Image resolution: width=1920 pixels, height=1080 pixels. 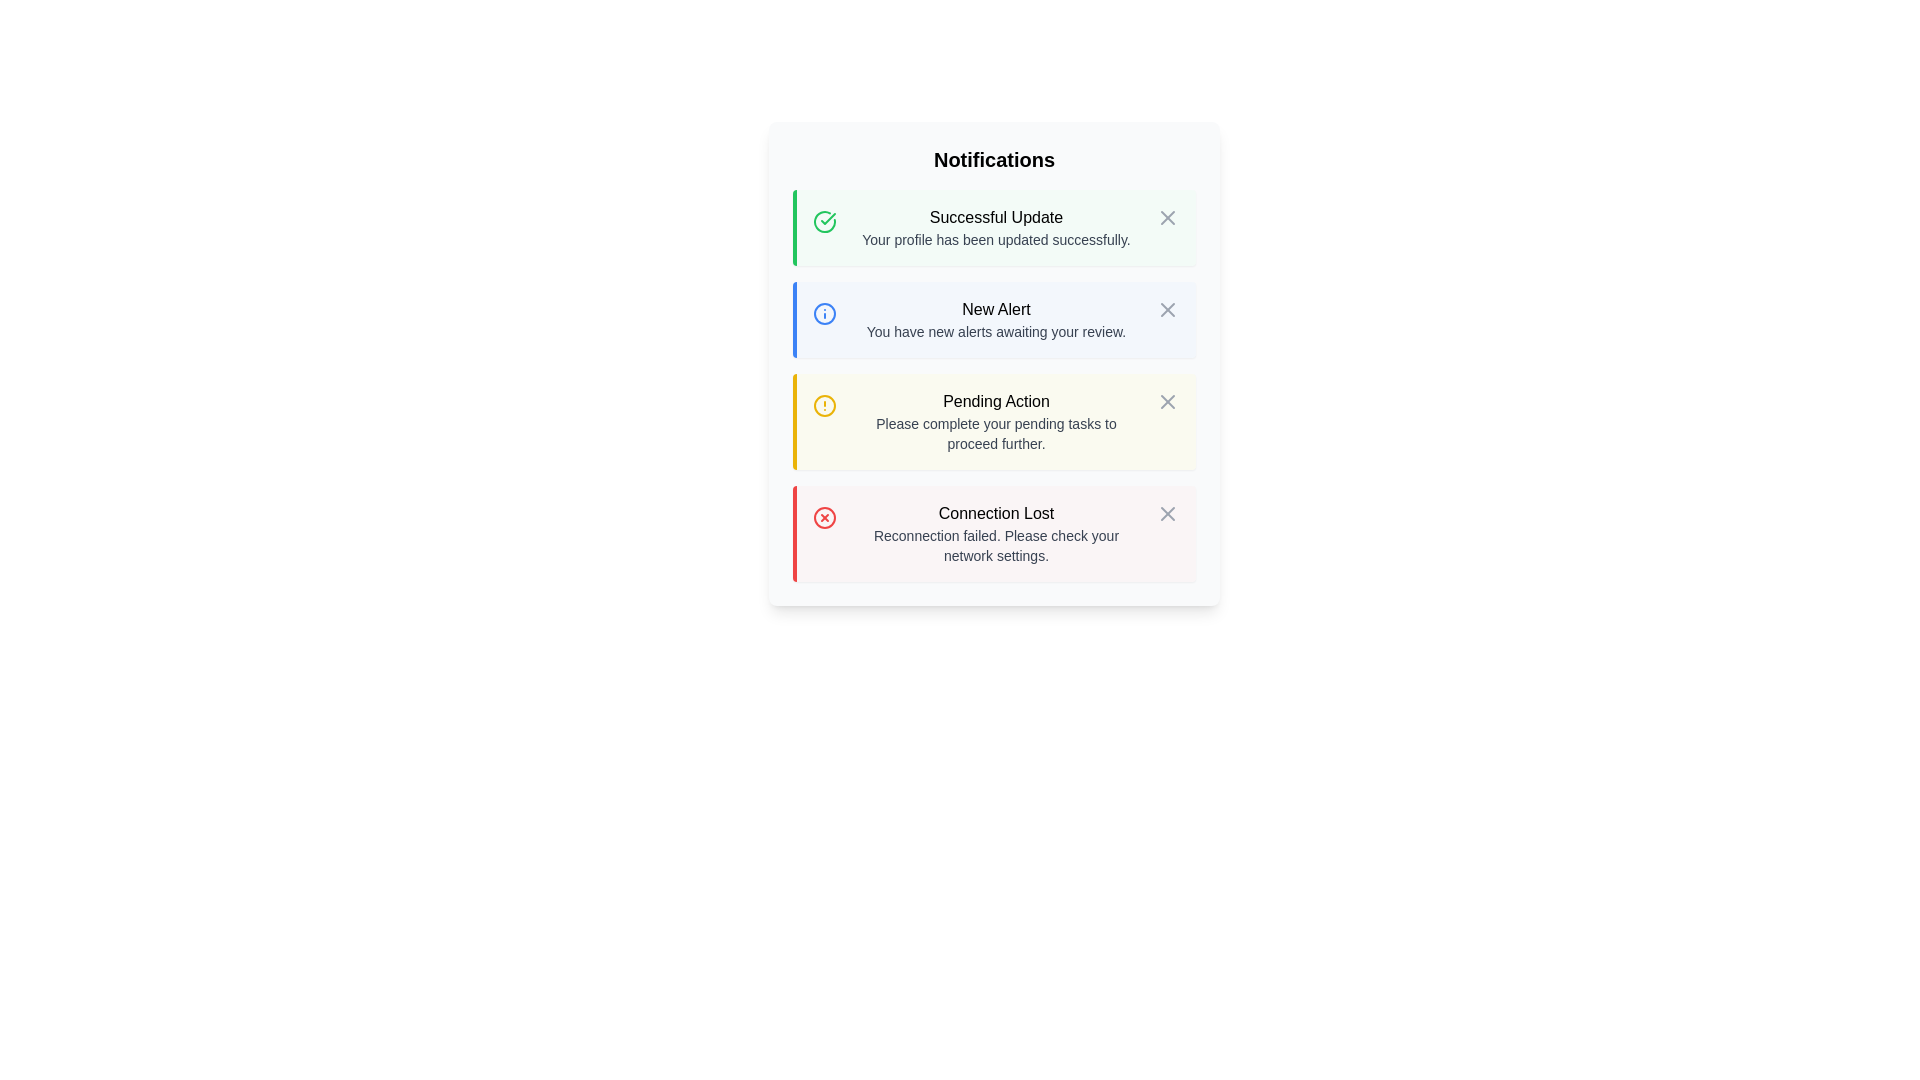 I want to click on the circular element with an orange border, which is part of the alert symbol for 'Pending Action' notification, centrally positioned in the round icon, so click(x=825, y=405).